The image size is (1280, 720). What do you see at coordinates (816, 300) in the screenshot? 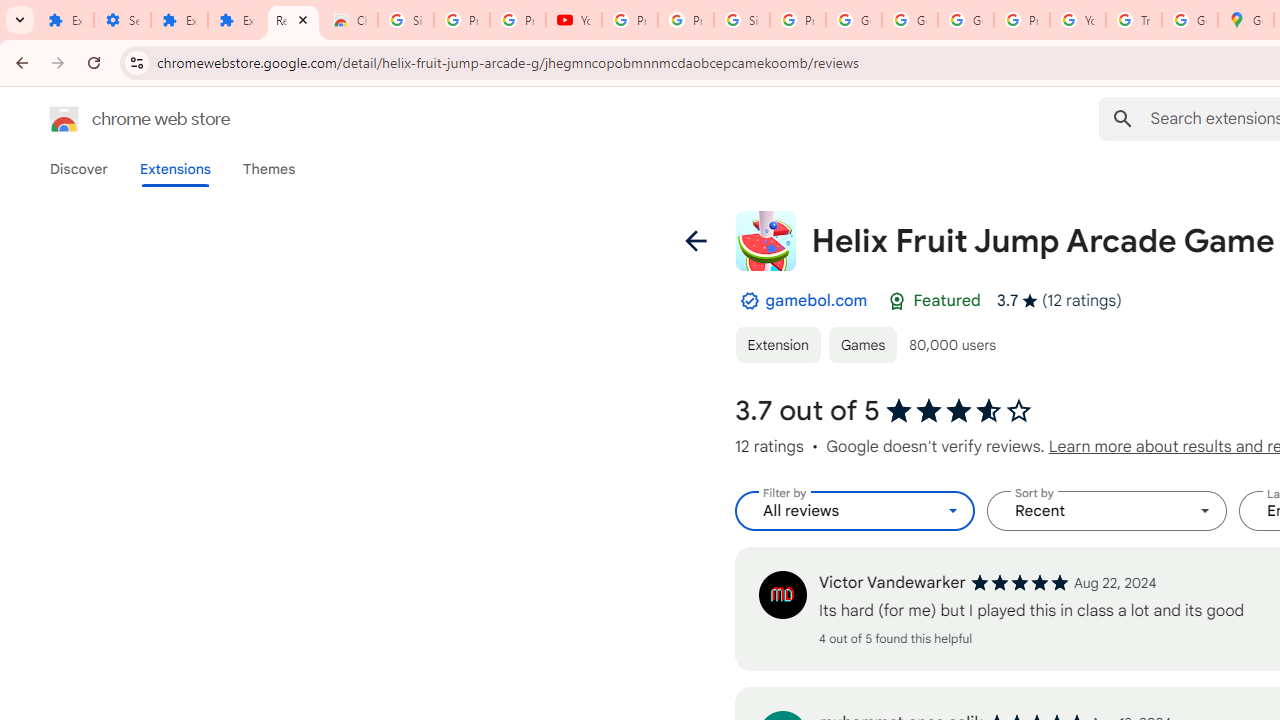
I see `'gamebol.com'` at bounding box center [816, 300].